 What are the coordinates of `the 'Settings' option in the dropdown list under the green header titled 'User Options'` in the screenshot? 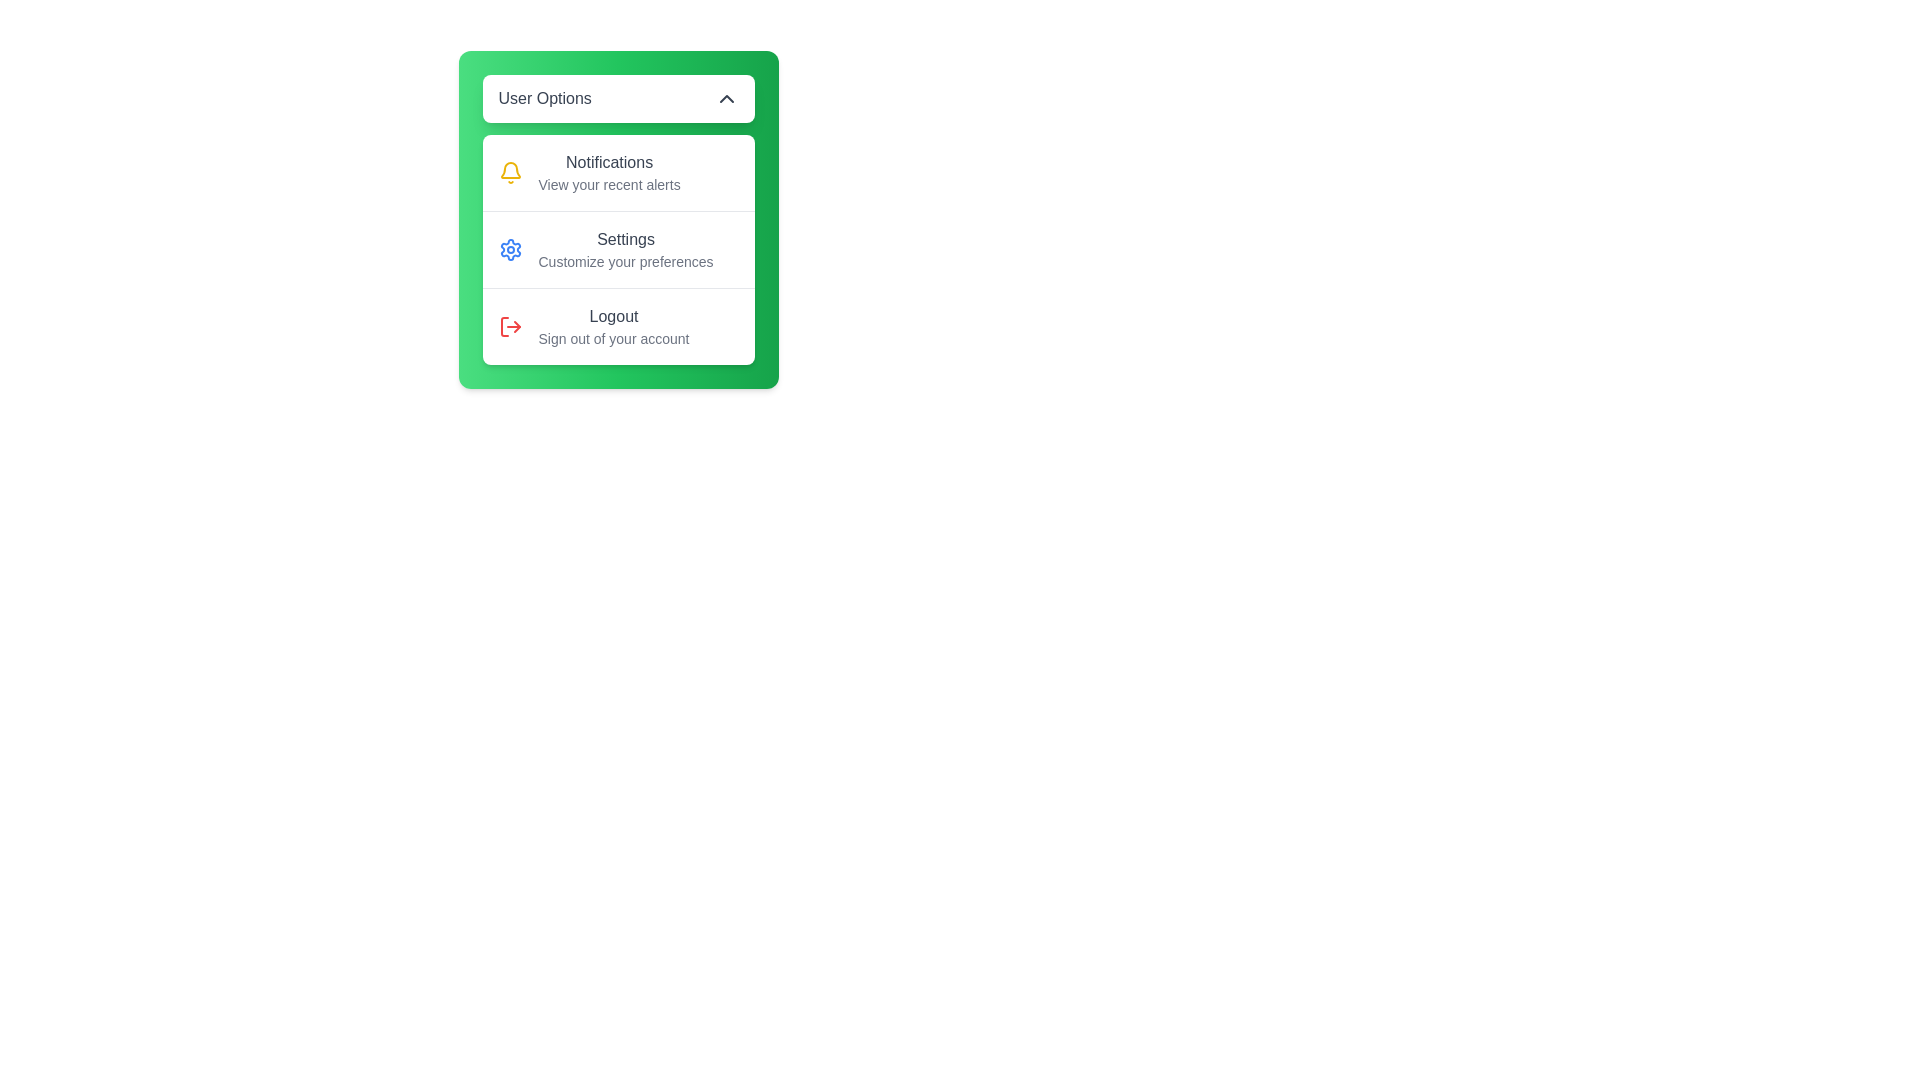 It's located at (617, 249).